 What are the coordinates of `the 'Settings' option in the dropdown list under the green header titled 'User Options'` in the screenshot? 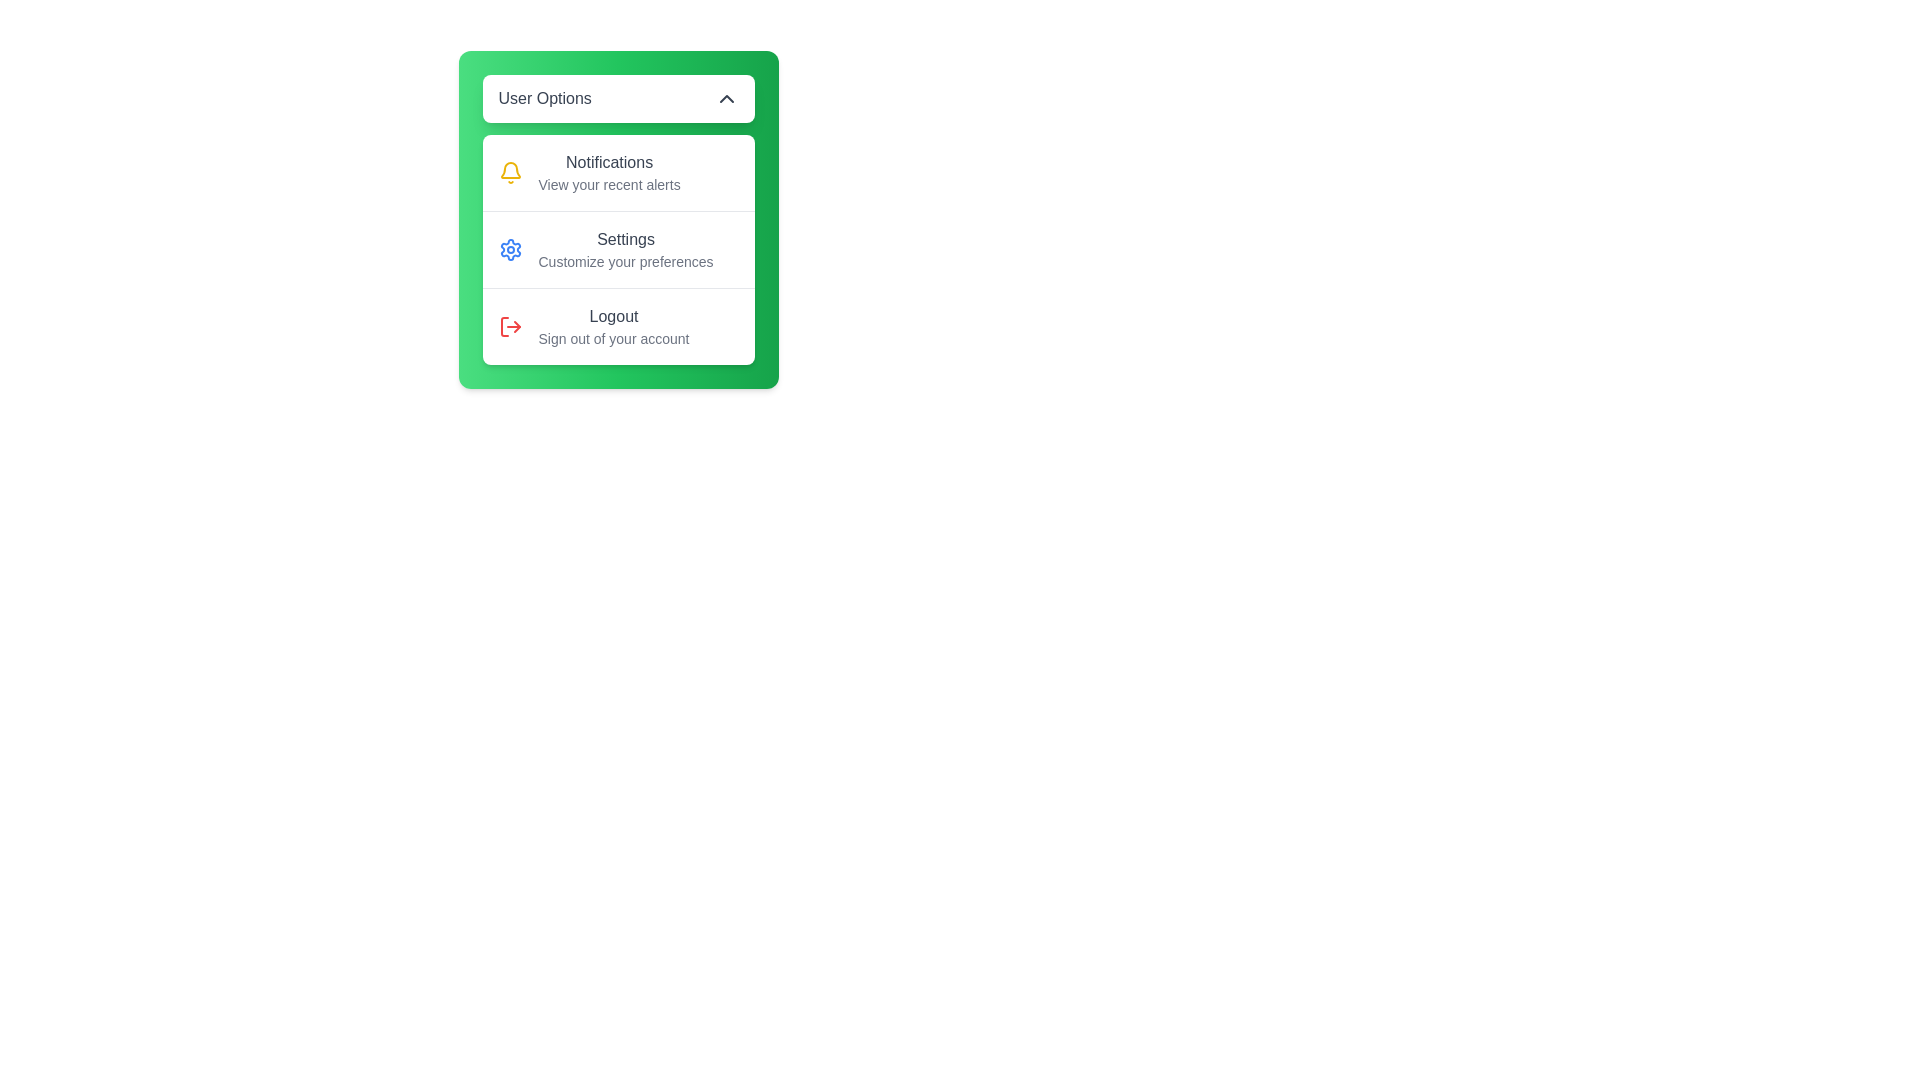 It's located at (617, 249).